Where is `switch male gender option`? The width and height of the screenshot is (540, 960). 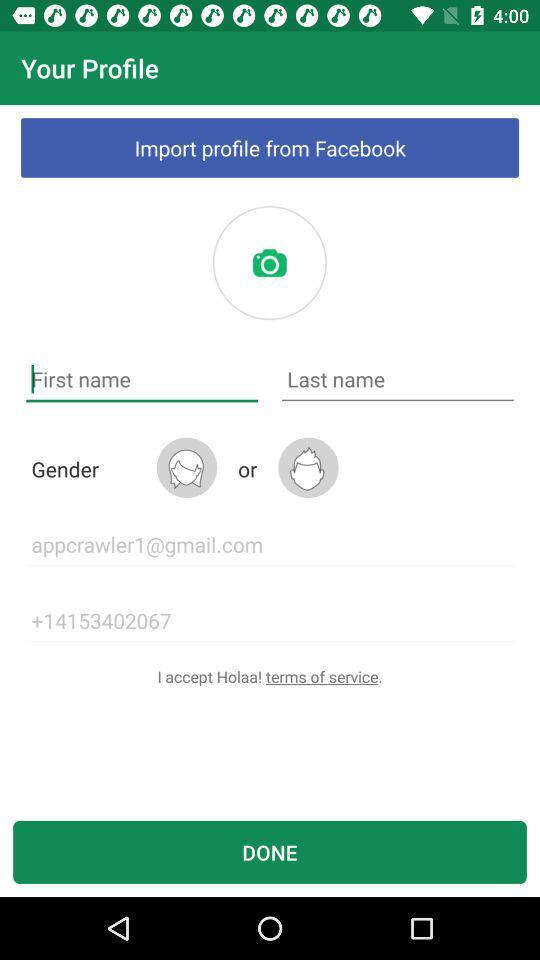
switch male gender option is located at coordinates (308, 467).